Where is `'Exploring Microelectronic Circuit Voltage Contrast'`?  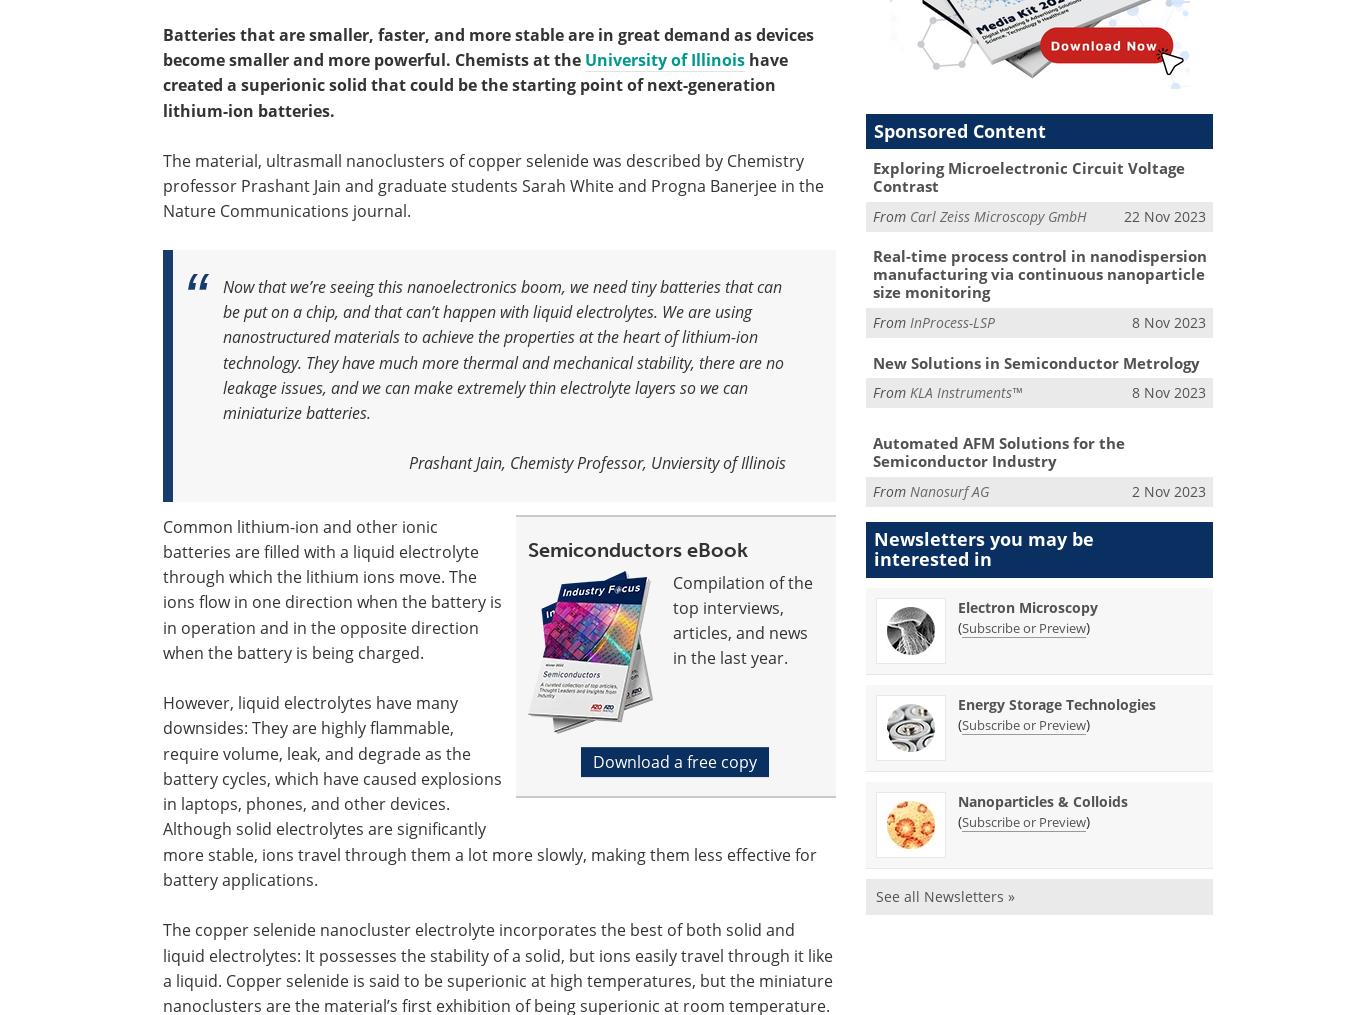
'Exploring Microelectronic Circuit Voltage Contrast' is located at coordinates (871, 176).